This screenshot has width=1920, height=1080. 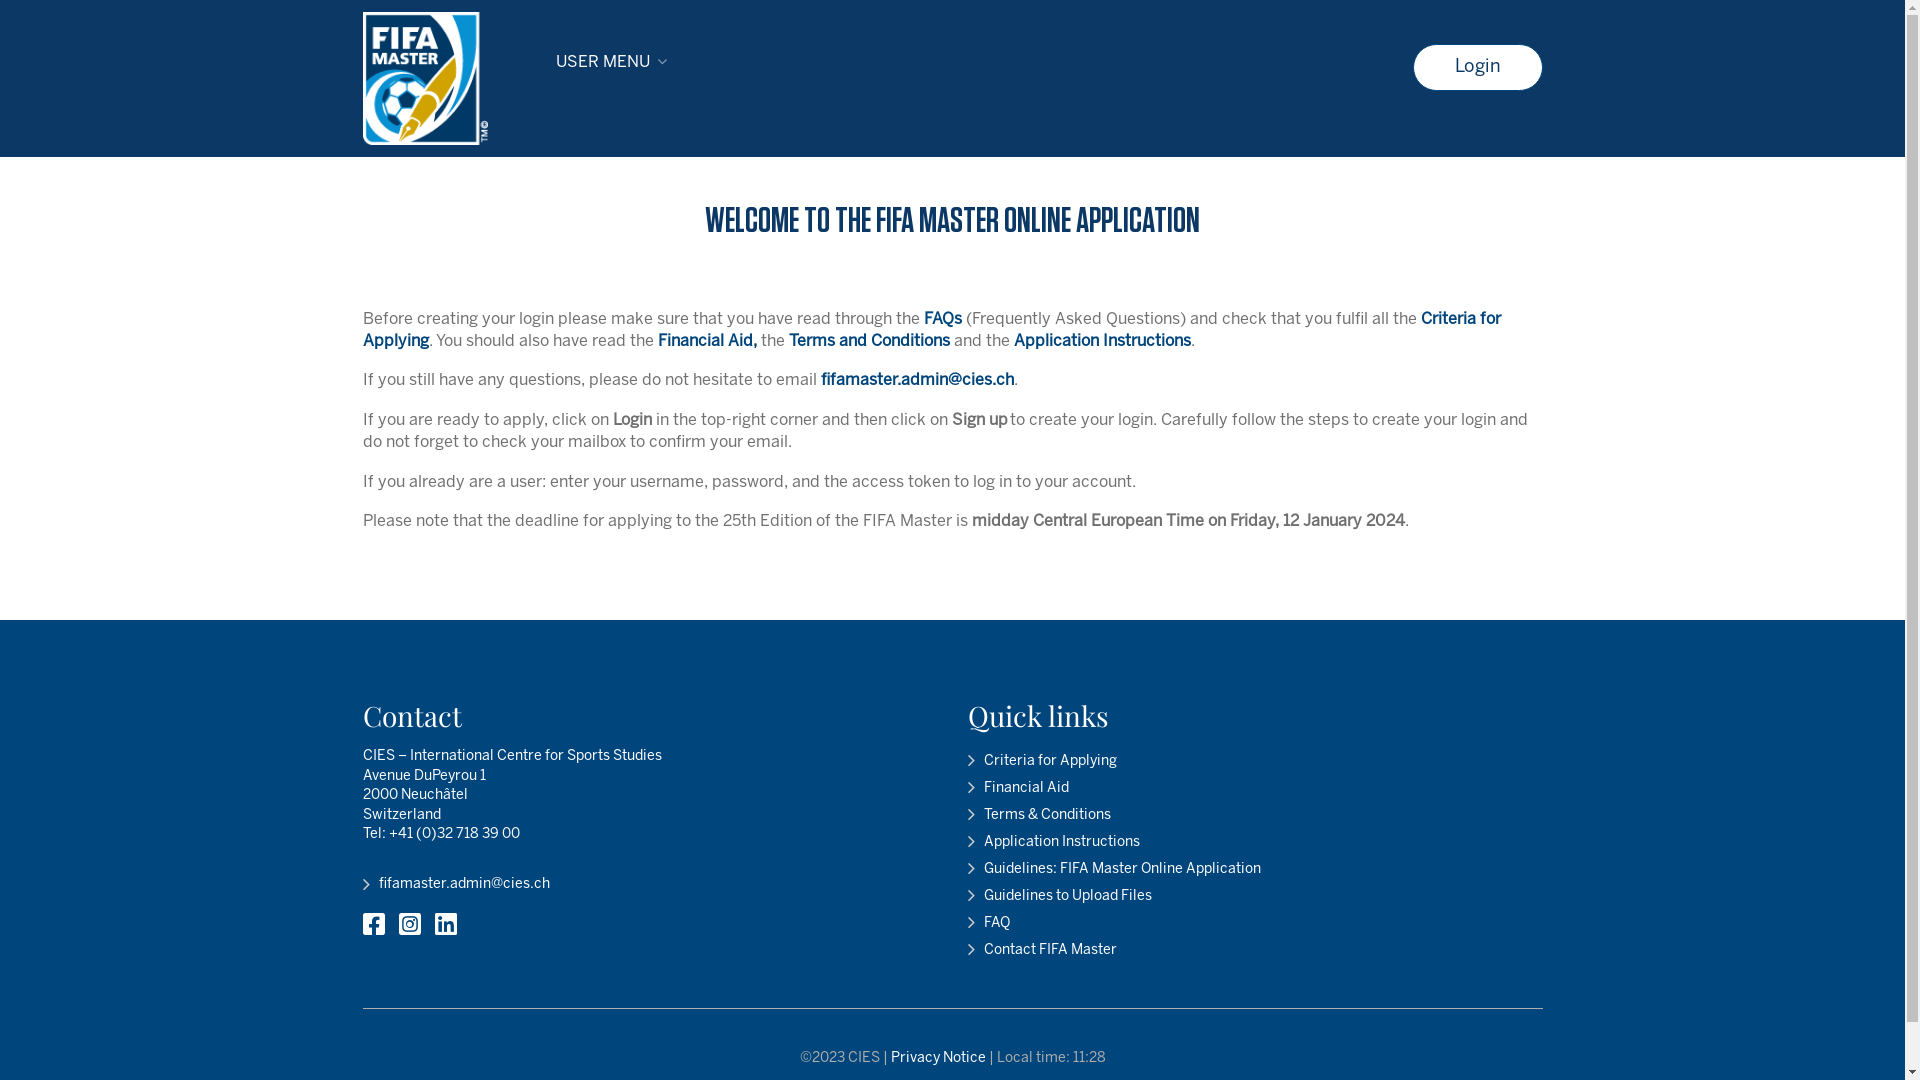 I want to click on 'Criteria for Applying', so click(x=361, y=329).